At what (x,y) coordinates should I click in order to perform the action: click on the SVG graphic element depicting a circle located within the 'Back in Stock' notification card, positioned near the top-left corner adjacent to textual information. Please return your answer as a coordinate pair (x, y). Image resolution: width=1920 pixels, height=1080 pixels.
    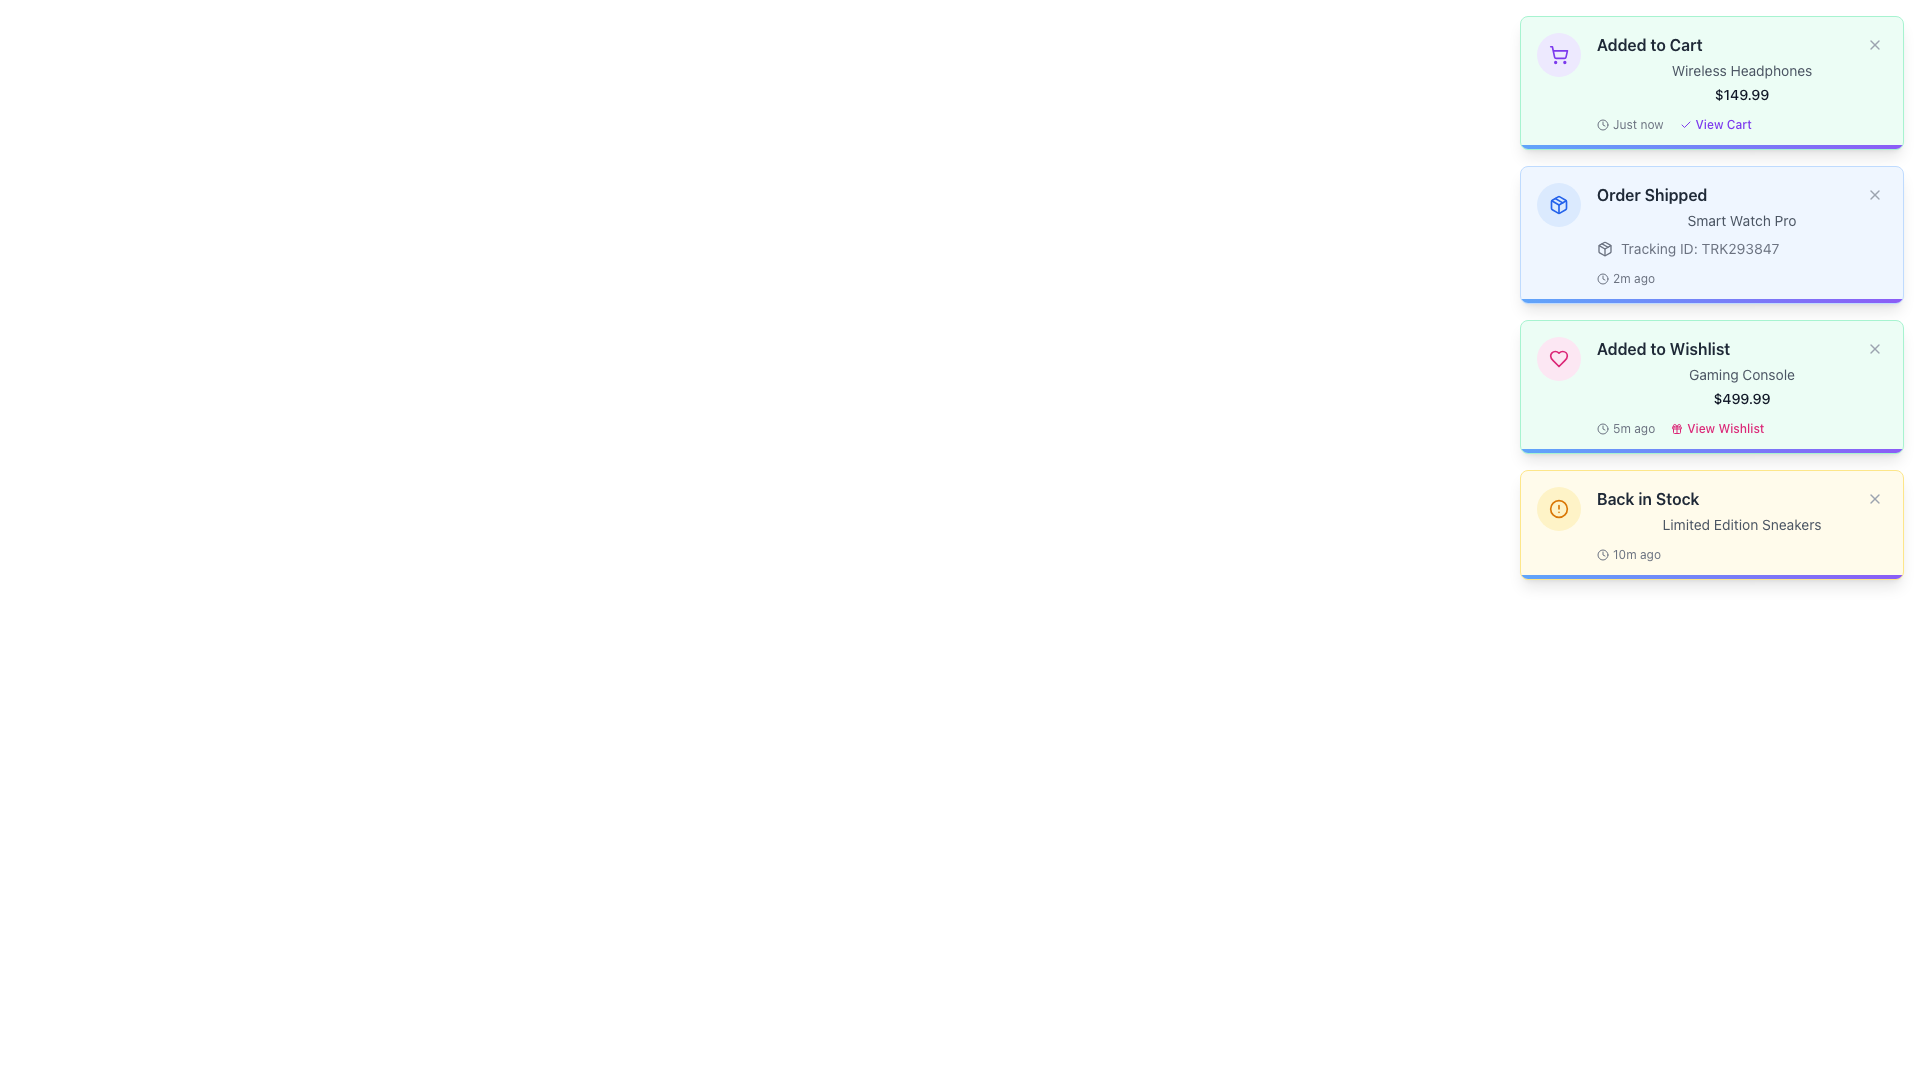
    Looking at the image, I should click on (1603, 555).